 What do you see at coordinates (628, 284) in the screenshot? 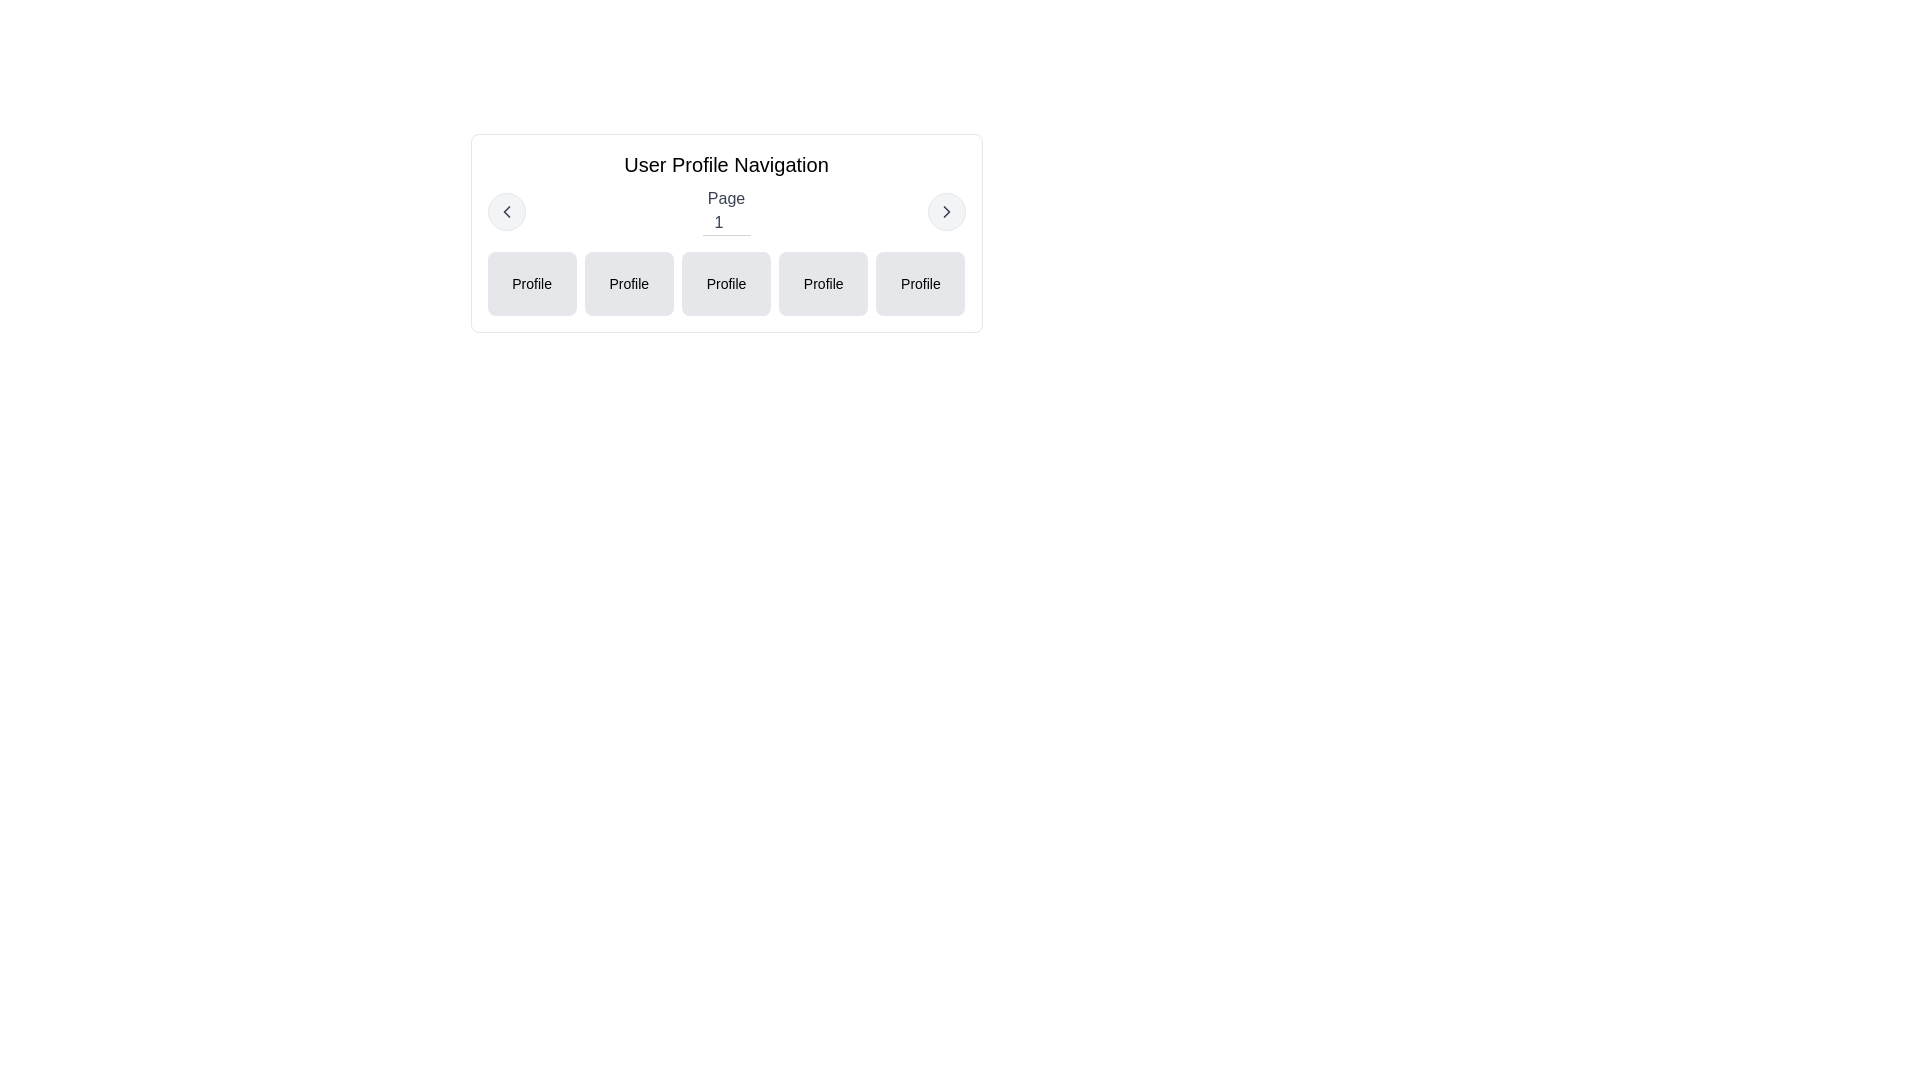
I see `the second button in the horizontal row of five buttons located beneath the 'User Profile Navigation' title` at bounding box center [628, 284].